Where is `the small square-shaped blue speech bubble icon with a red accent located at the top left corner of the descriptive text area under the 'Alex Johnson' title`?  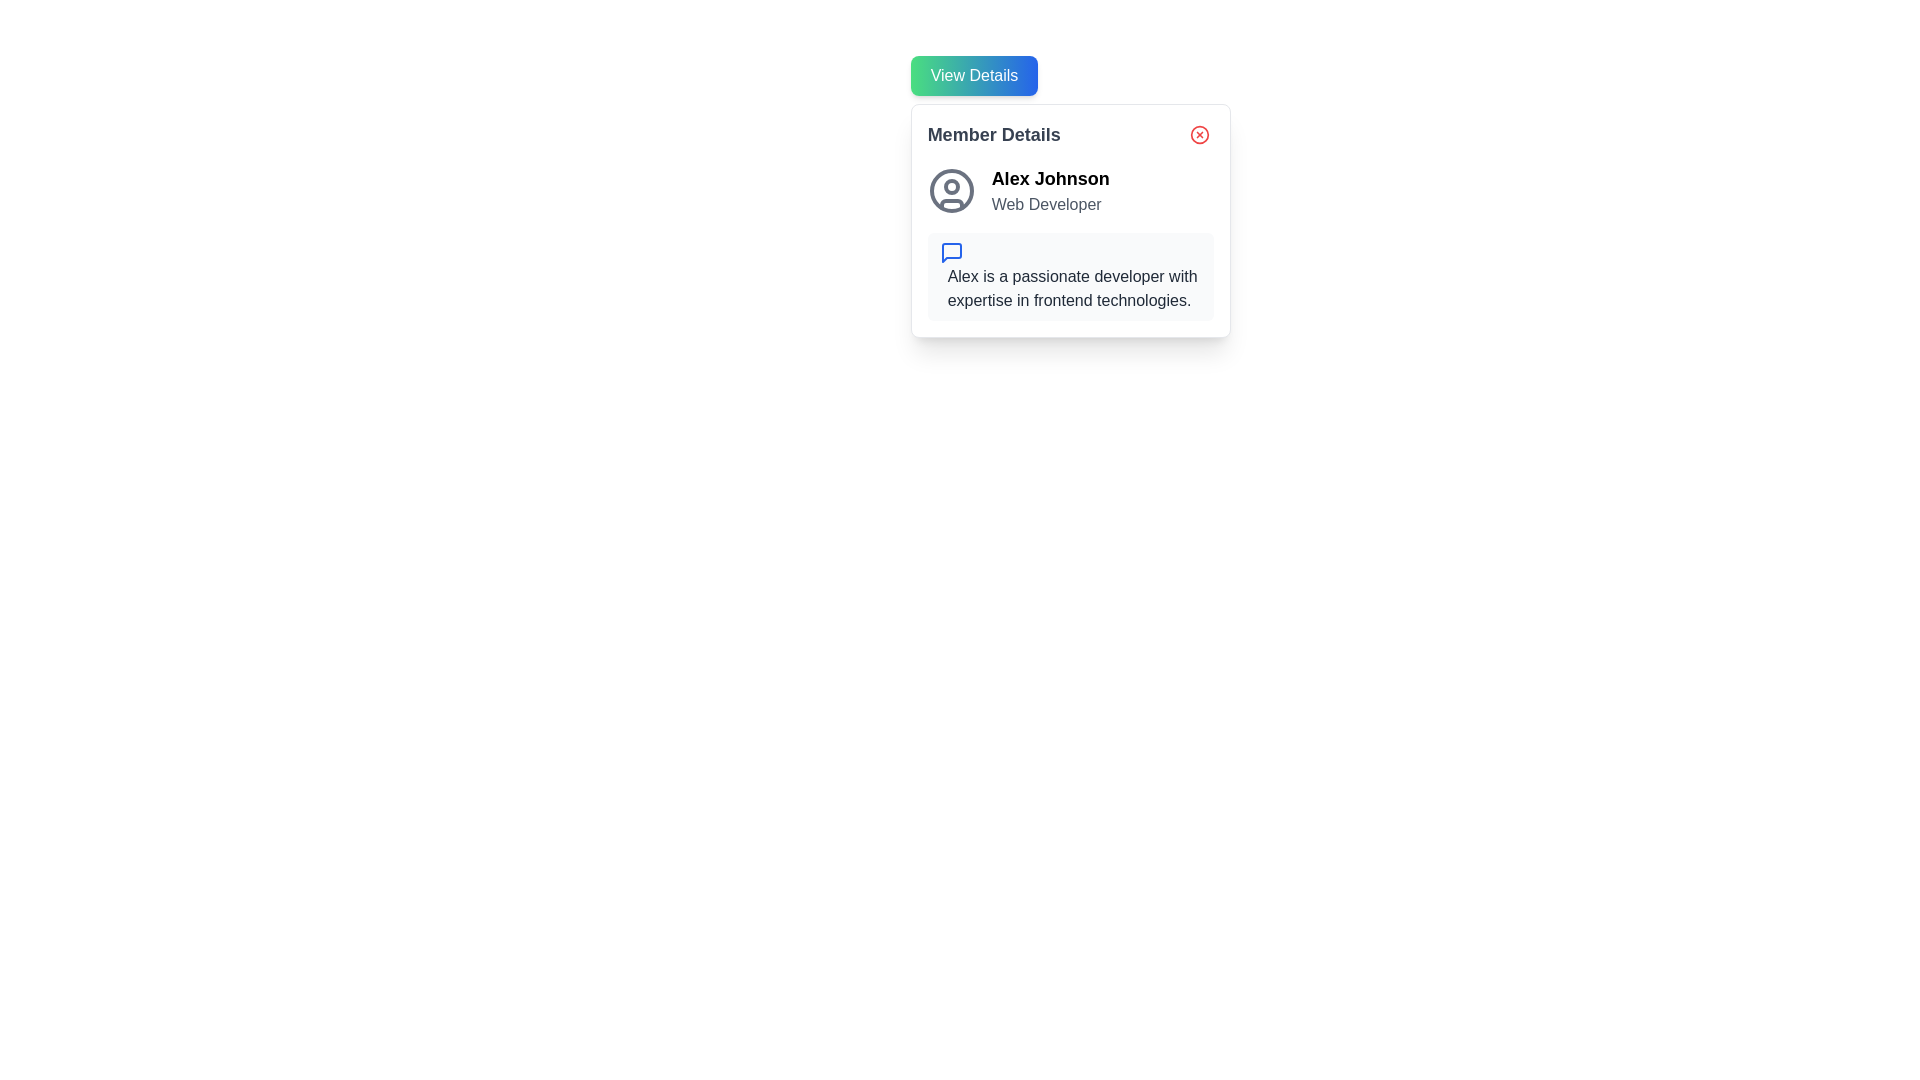 the small square-shaped blue speech bubble icon with a red accent located at the top left corner of the descriptive text area under the 'Alex Johnson' title is located at coordinates (950, 252).